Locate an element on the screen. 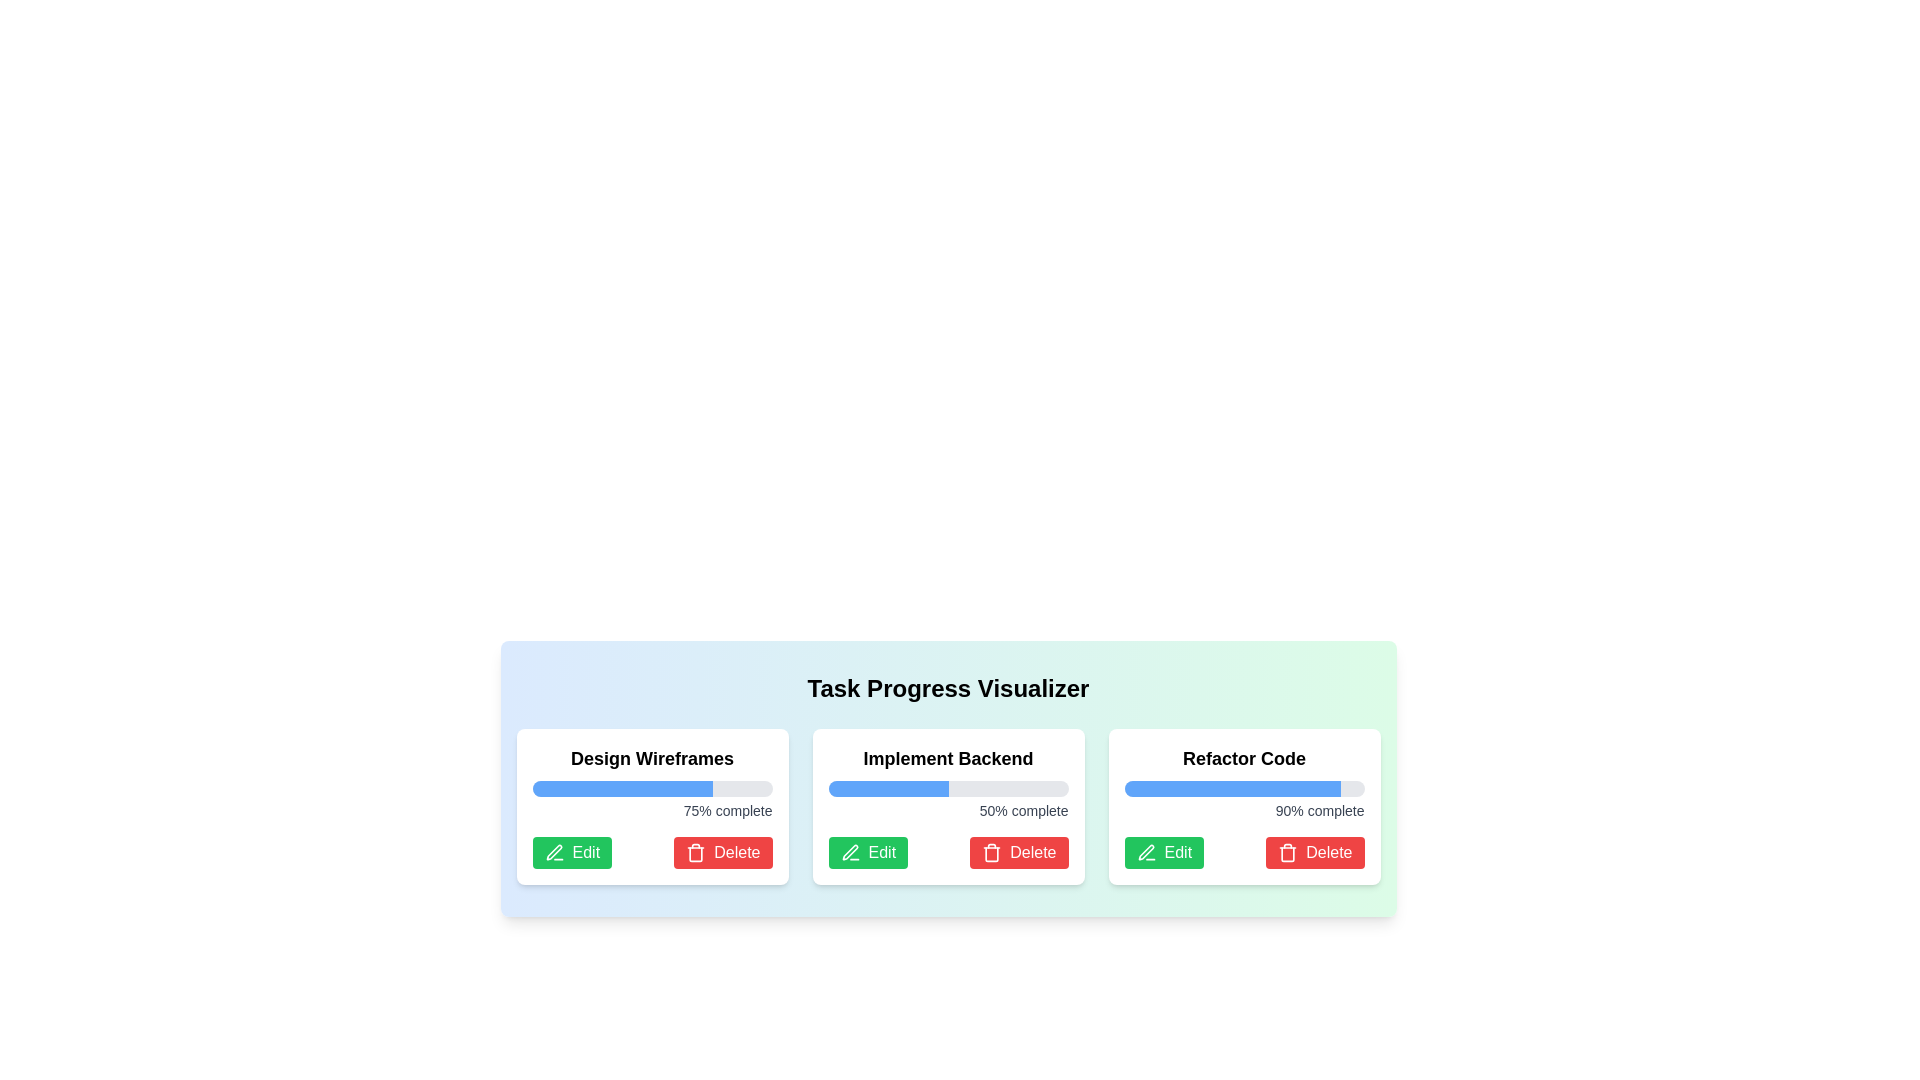 The height and width of the screenshot is (1080, 1920). the pen icon located in the green 'Edit' button next to the title 'Implement Backend' to initiate the edit action is located at coordinates (850, 852).